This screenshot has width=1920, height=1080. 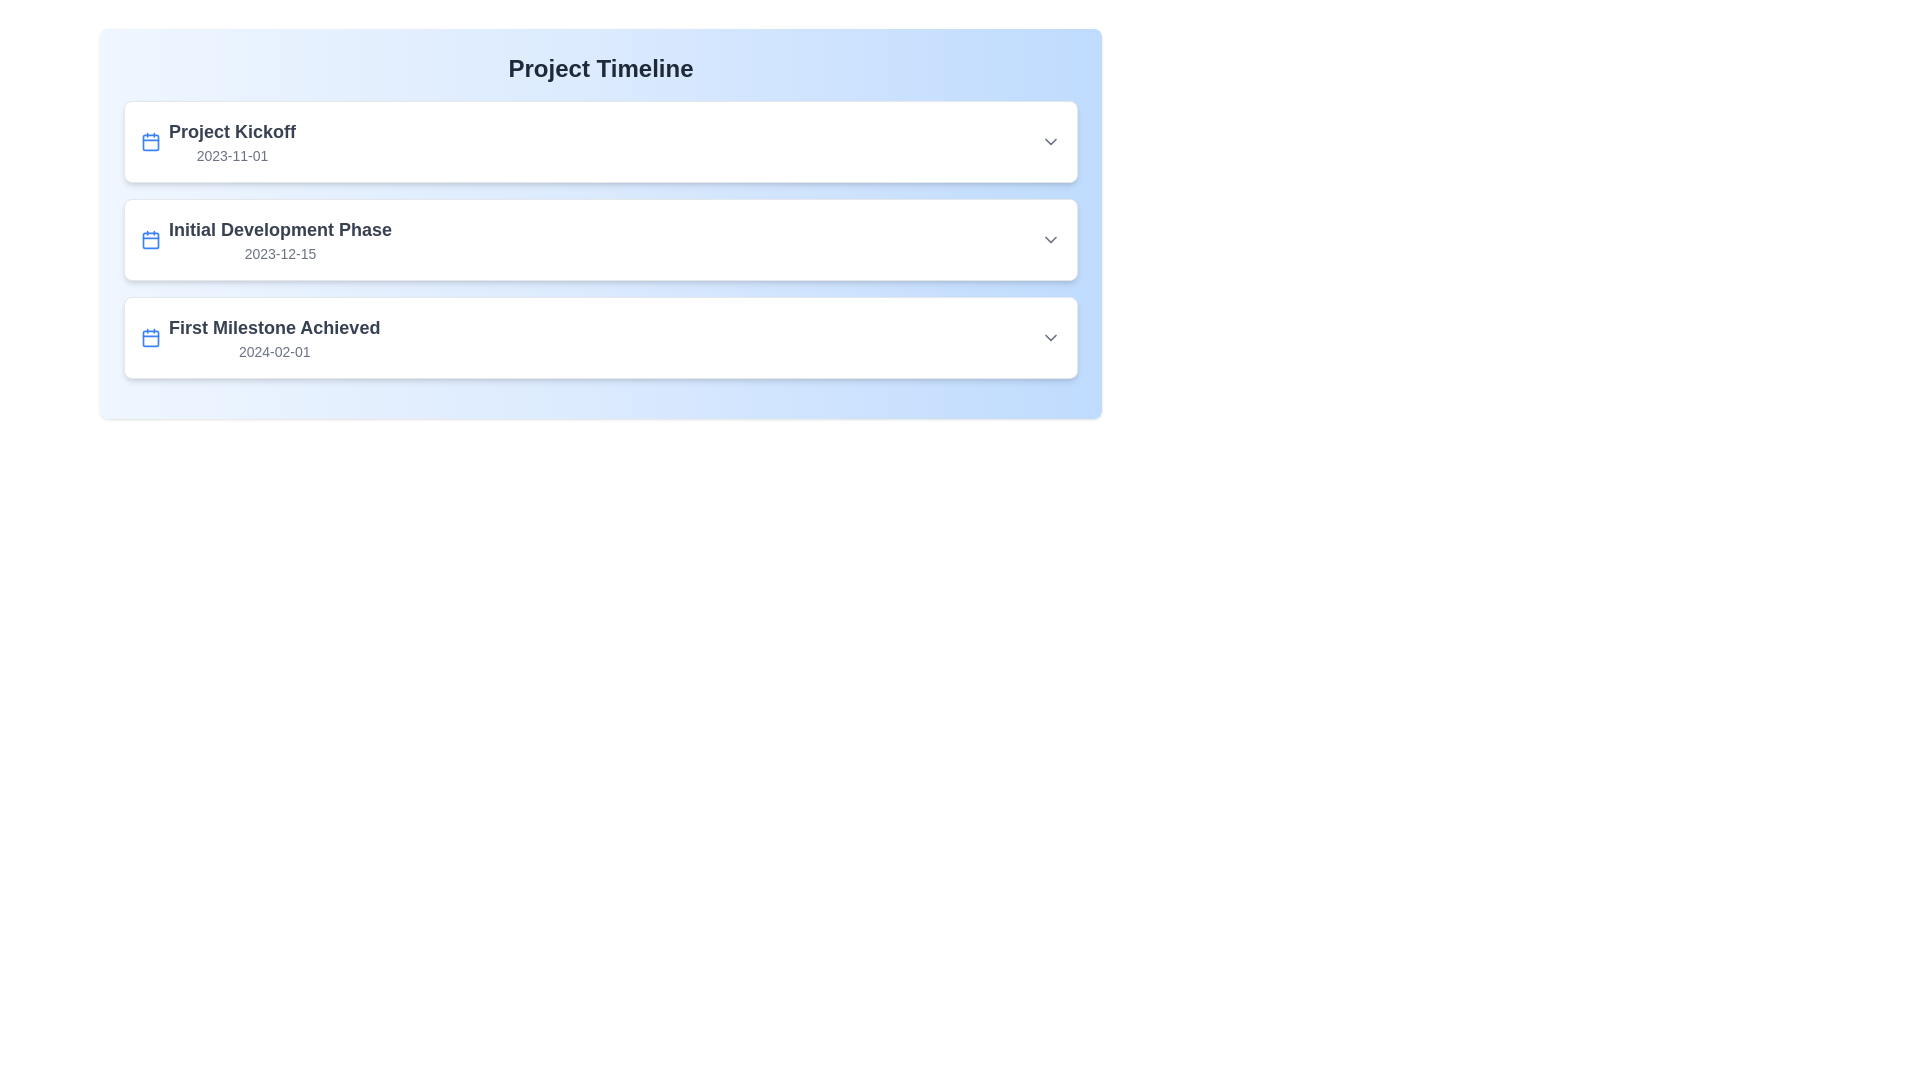 What do you see at coordinates (279, 229) in the screenshot?
I see `the bold text label reading 'Initial Development Phase' in the second card of the vertical timeline` at bounding box center [279, 229].